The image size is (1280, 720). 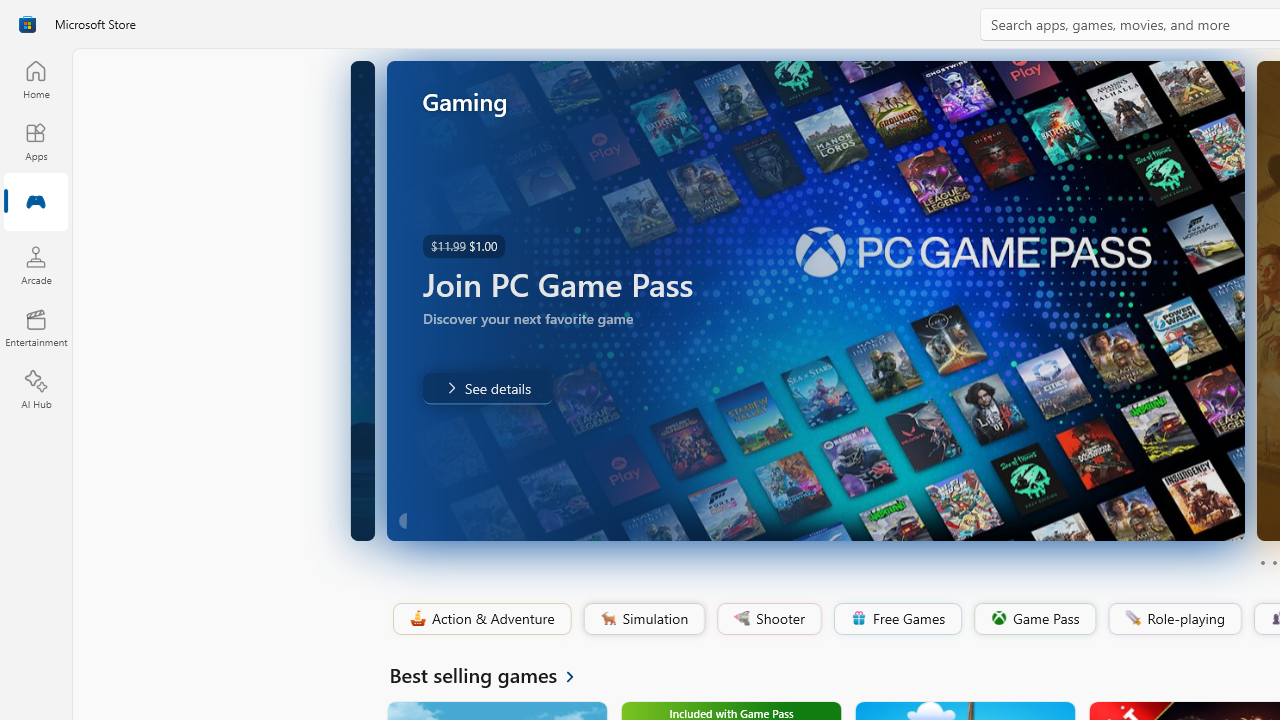 I want to click on 'AutomationID: Image', so click(x=815, y=300).